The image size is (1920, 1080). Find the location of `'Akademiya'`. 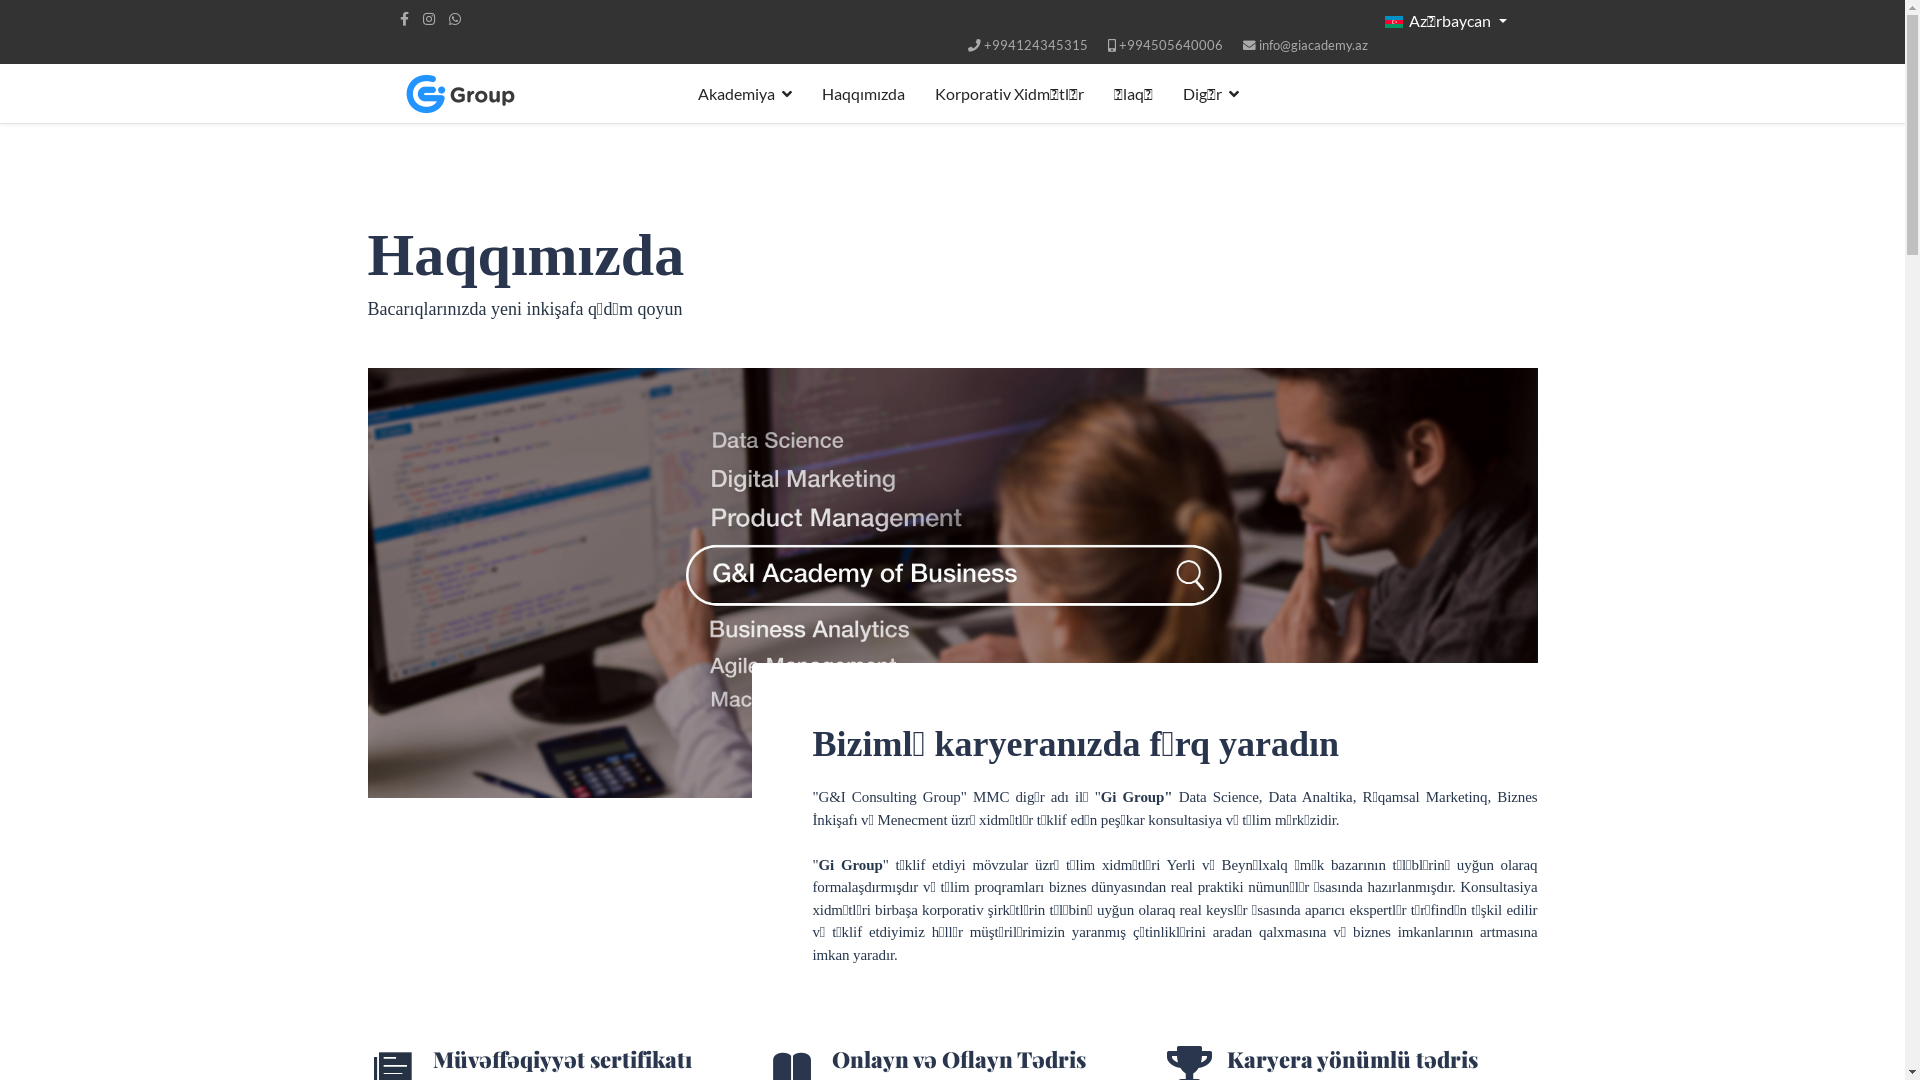

'Akademiya' is located at coordinates (681, 93).